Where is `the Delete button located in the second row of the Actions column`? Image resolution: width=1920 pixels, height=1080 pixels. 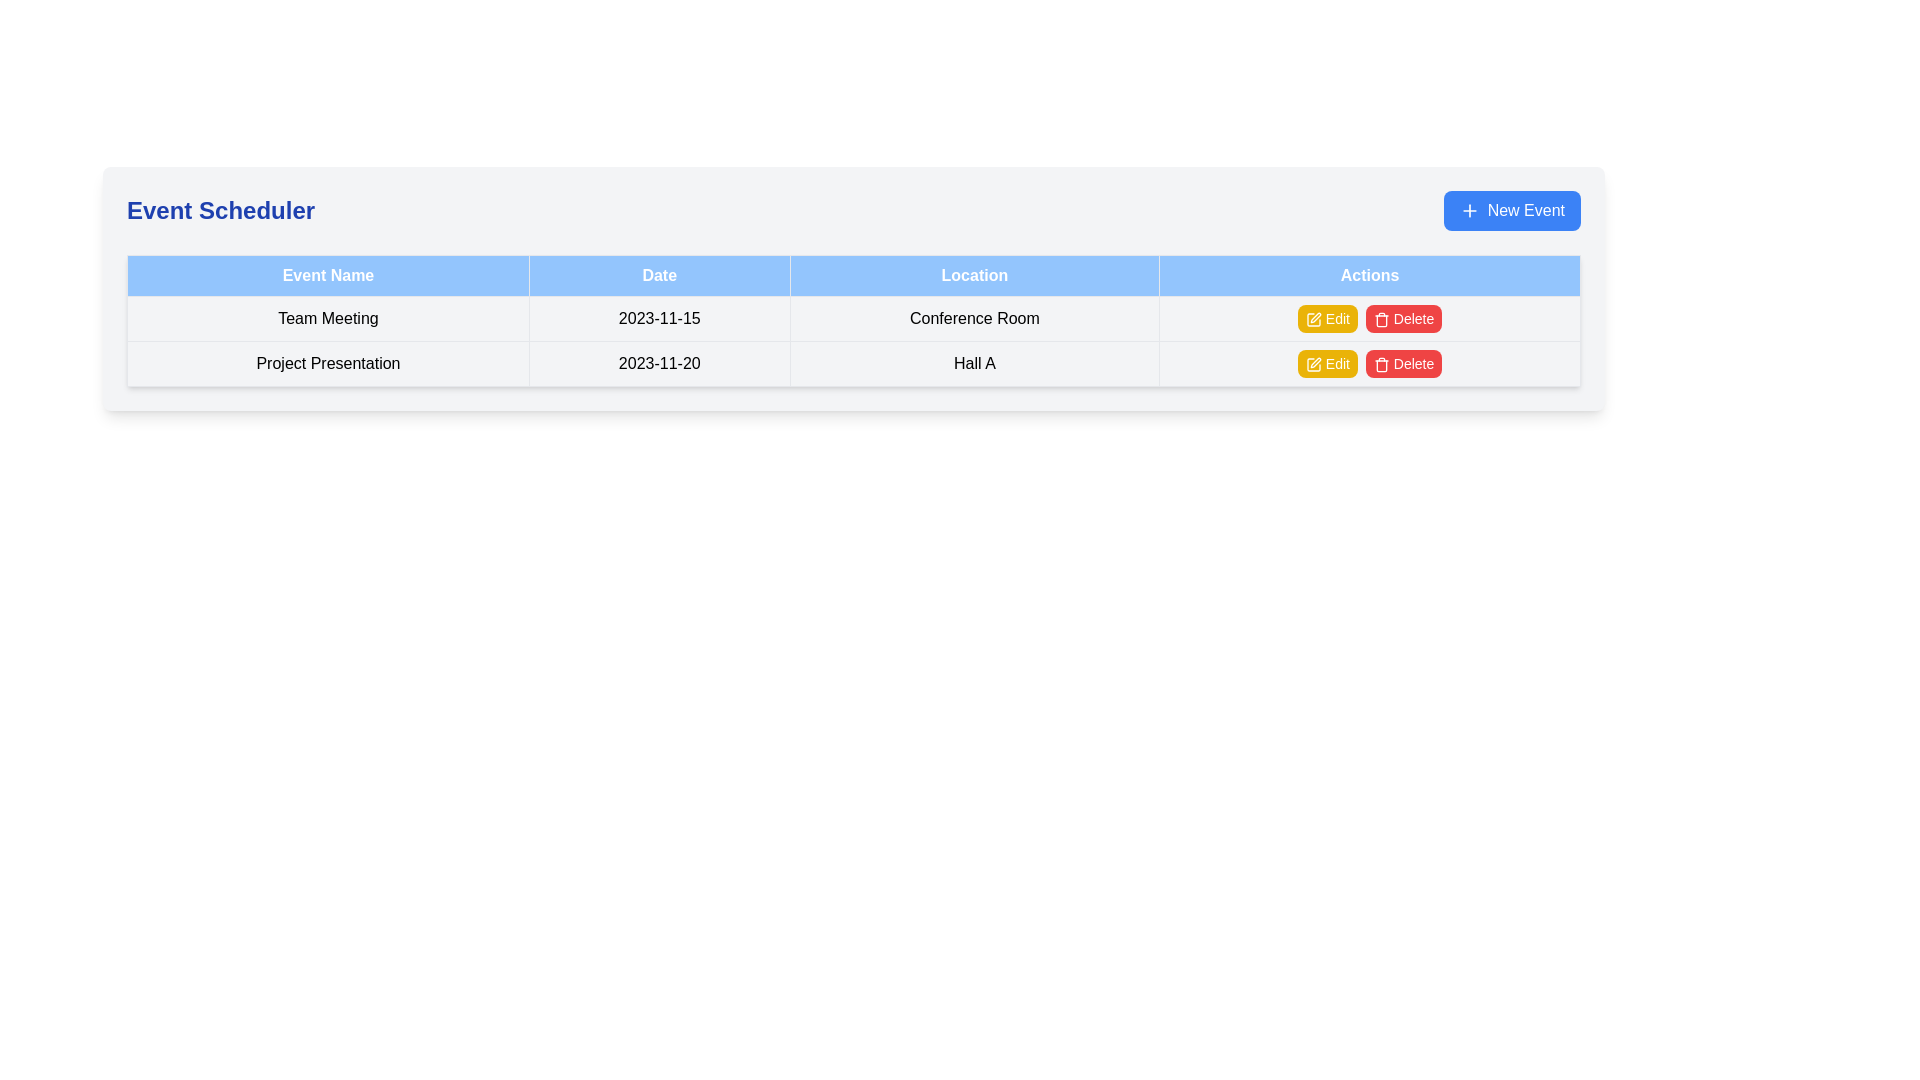
the Delete button located in the second row of the Actions column is located at coordinates (1403, 363).